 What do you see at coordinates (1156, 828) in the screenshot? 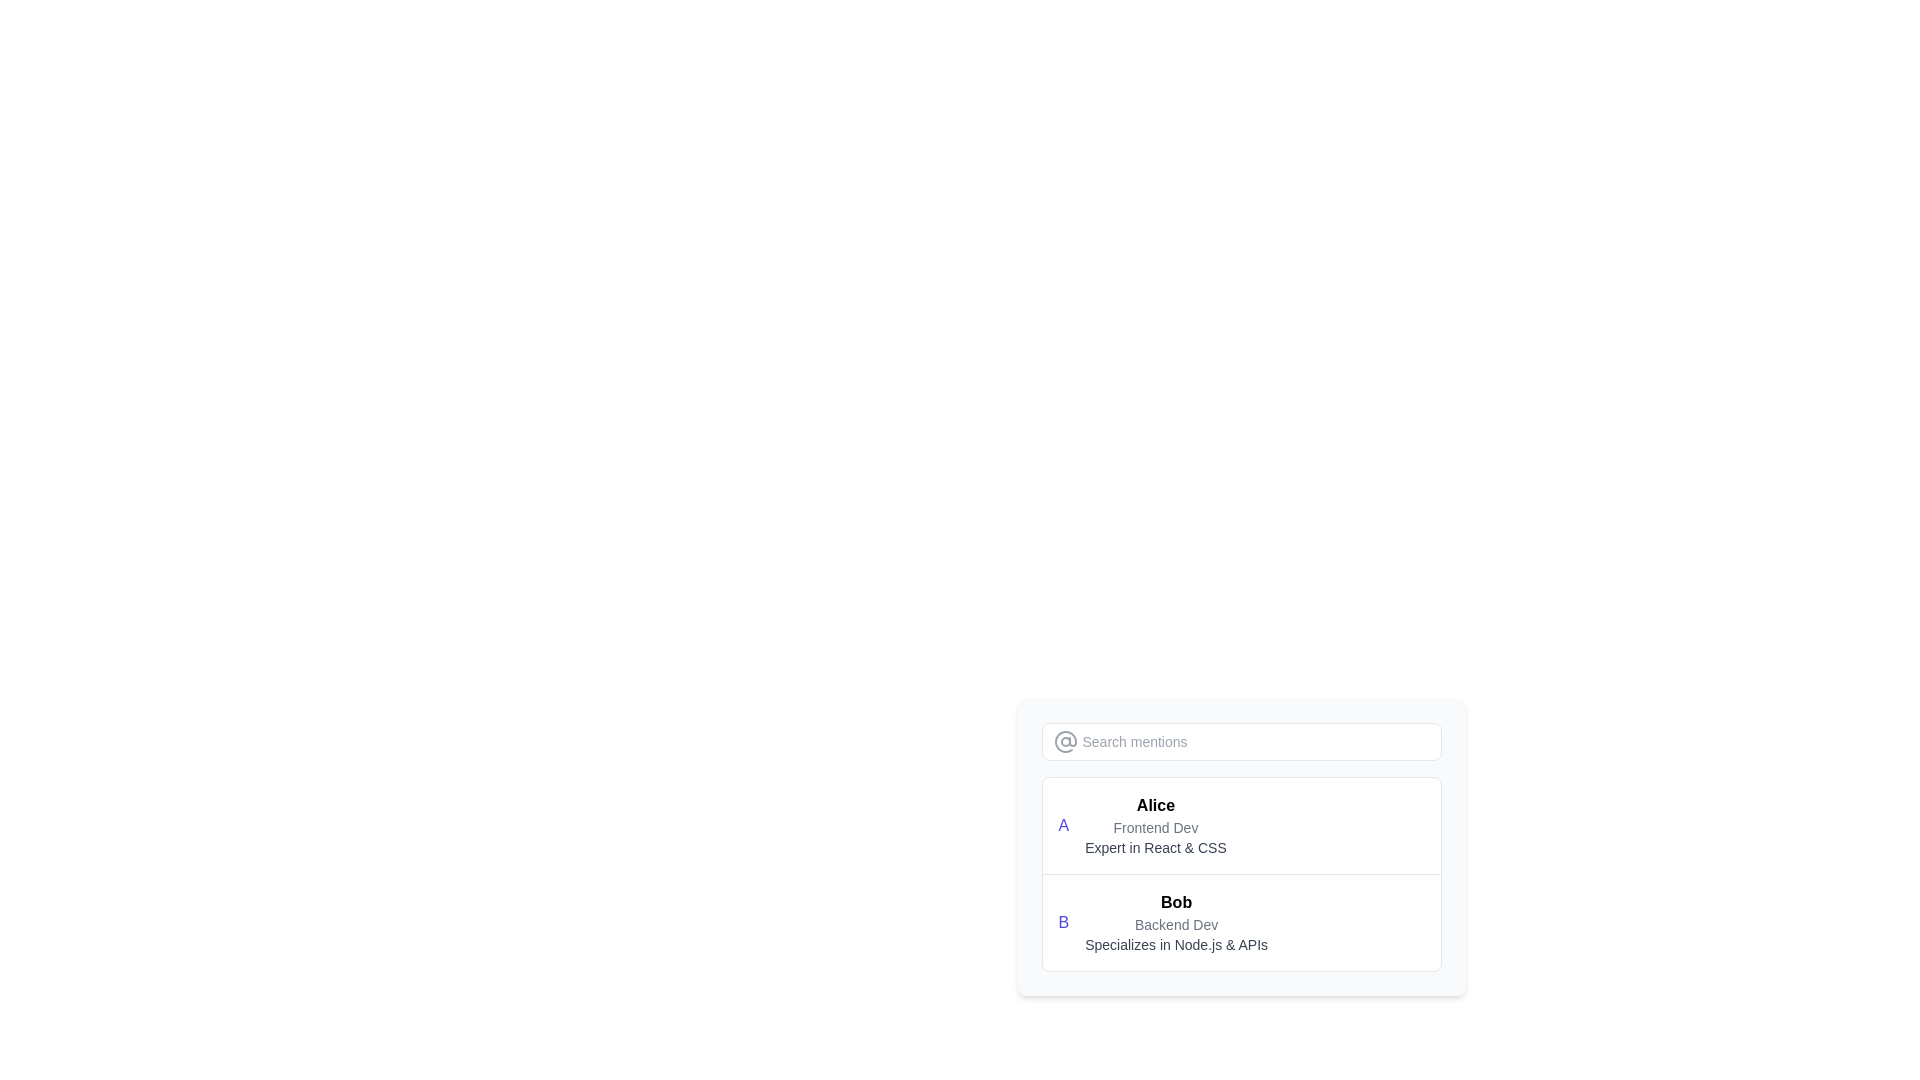
I see `the text label displaying 'Frontend Dev', which is styled in a smaller font size and subdued gray color, located directly below 'Alice' and above 'Expert in React & CSS'` at bounding box center [1156, 828].